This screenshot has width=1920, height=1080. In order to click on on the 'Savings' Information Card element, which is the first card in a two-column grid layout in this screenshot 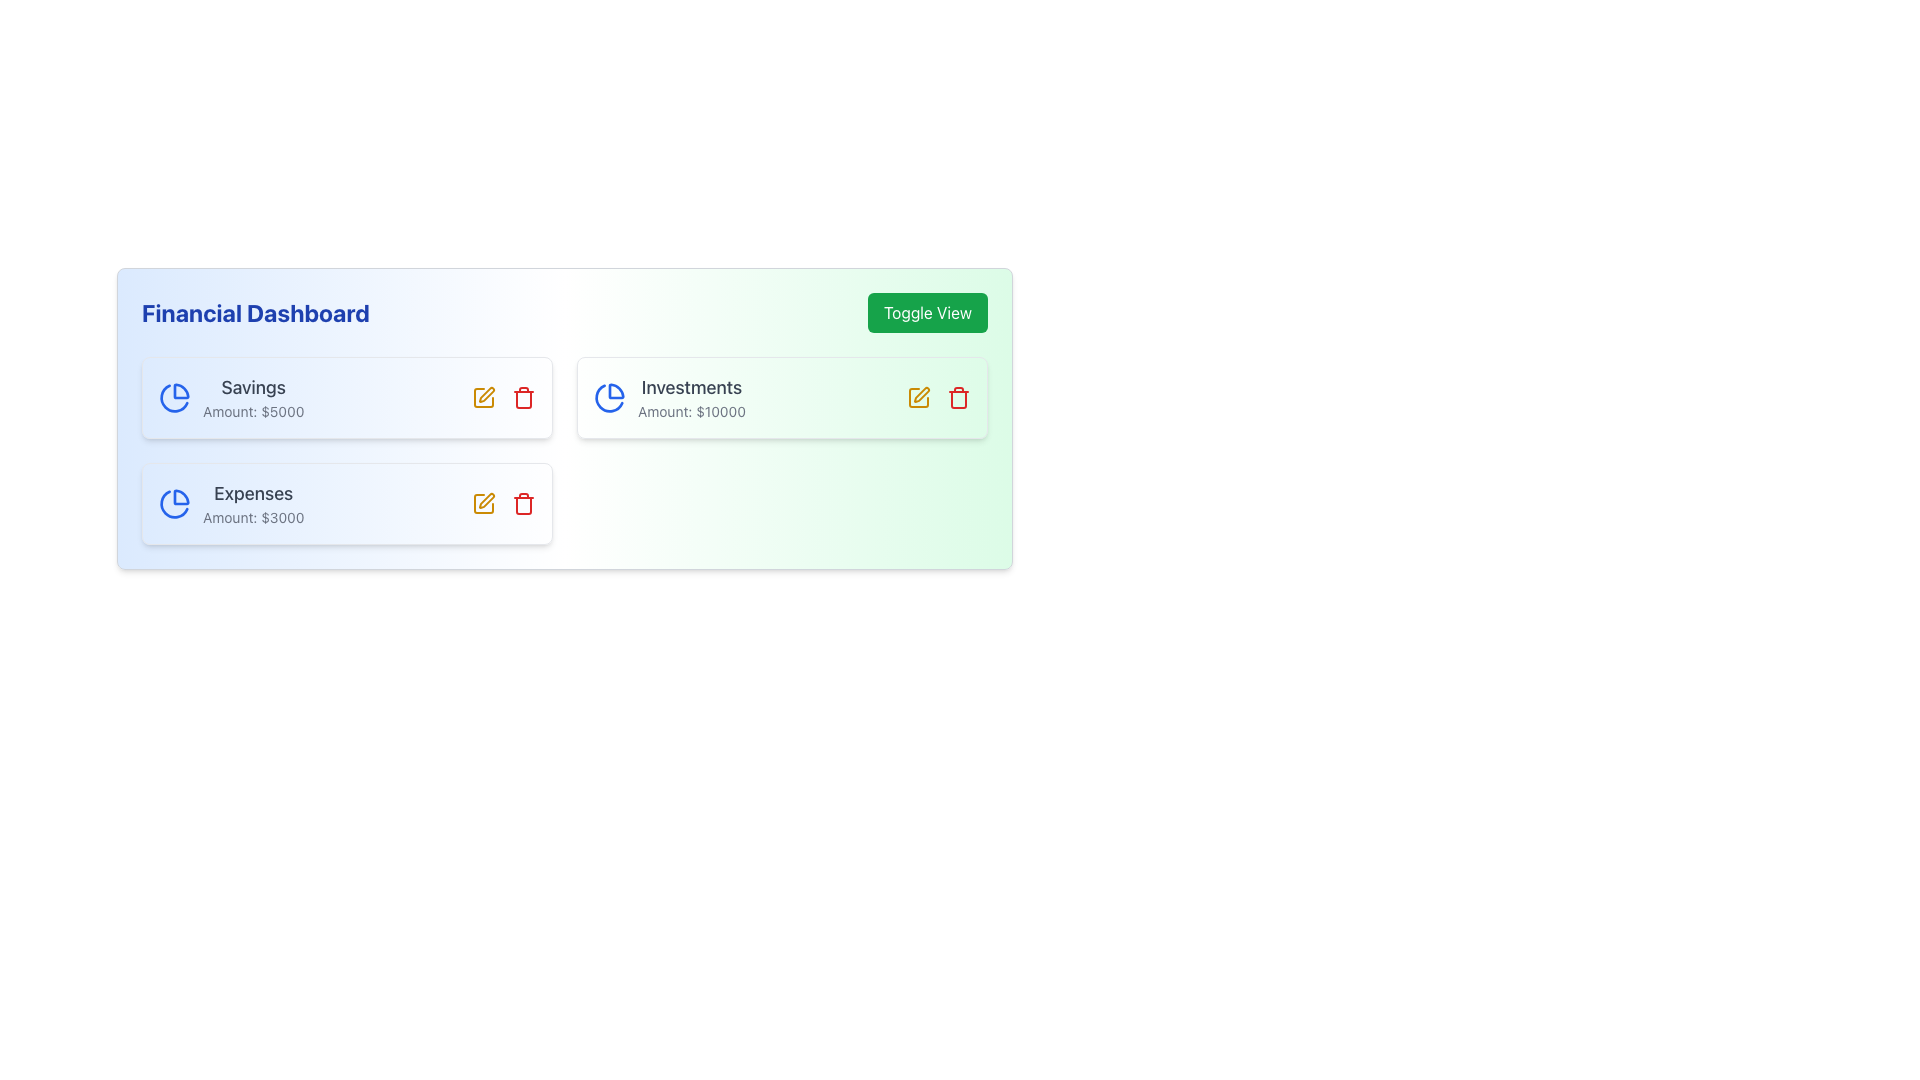, I will do `click(347, 397)`.